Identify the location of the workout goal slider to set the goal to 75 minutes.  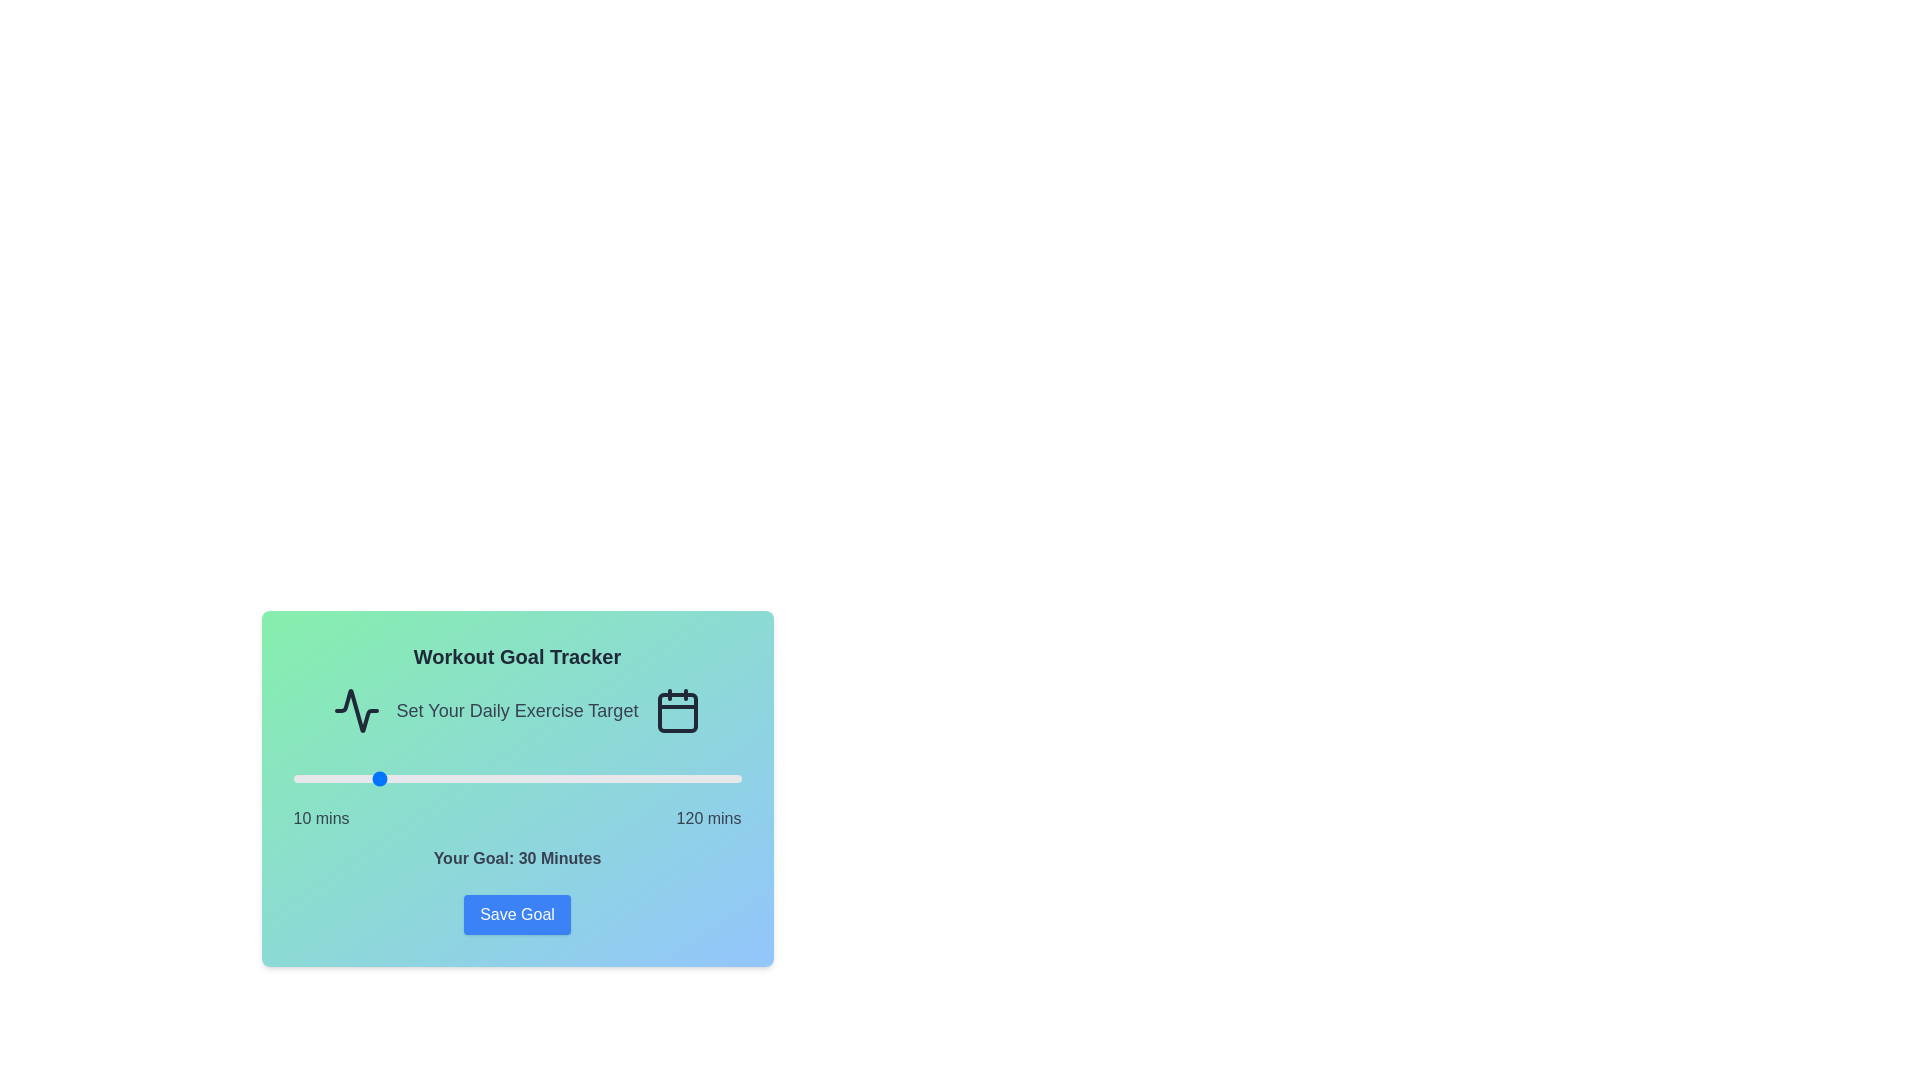
(558, 778).